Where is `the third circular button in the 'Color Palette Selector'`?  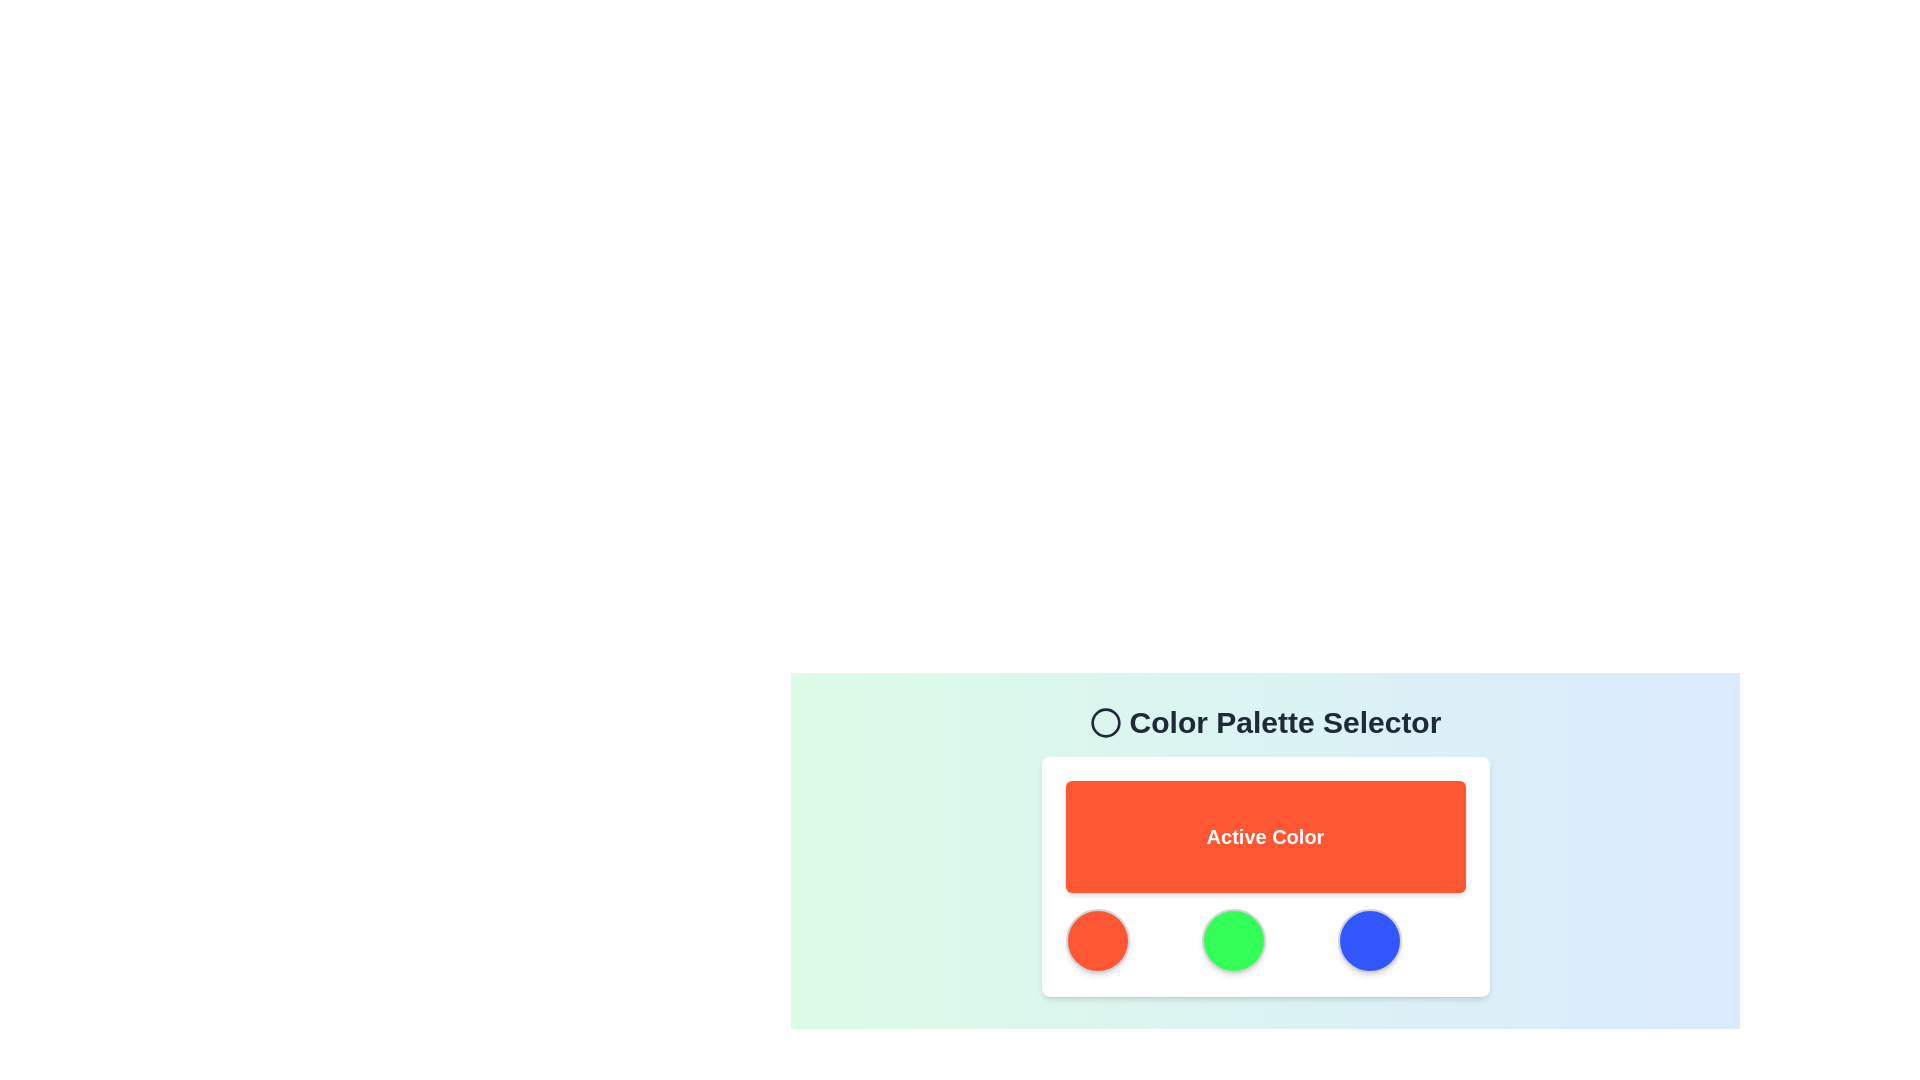 the third circular button in the 'Color Palette Selector' is located at coordinates (1368, 941).